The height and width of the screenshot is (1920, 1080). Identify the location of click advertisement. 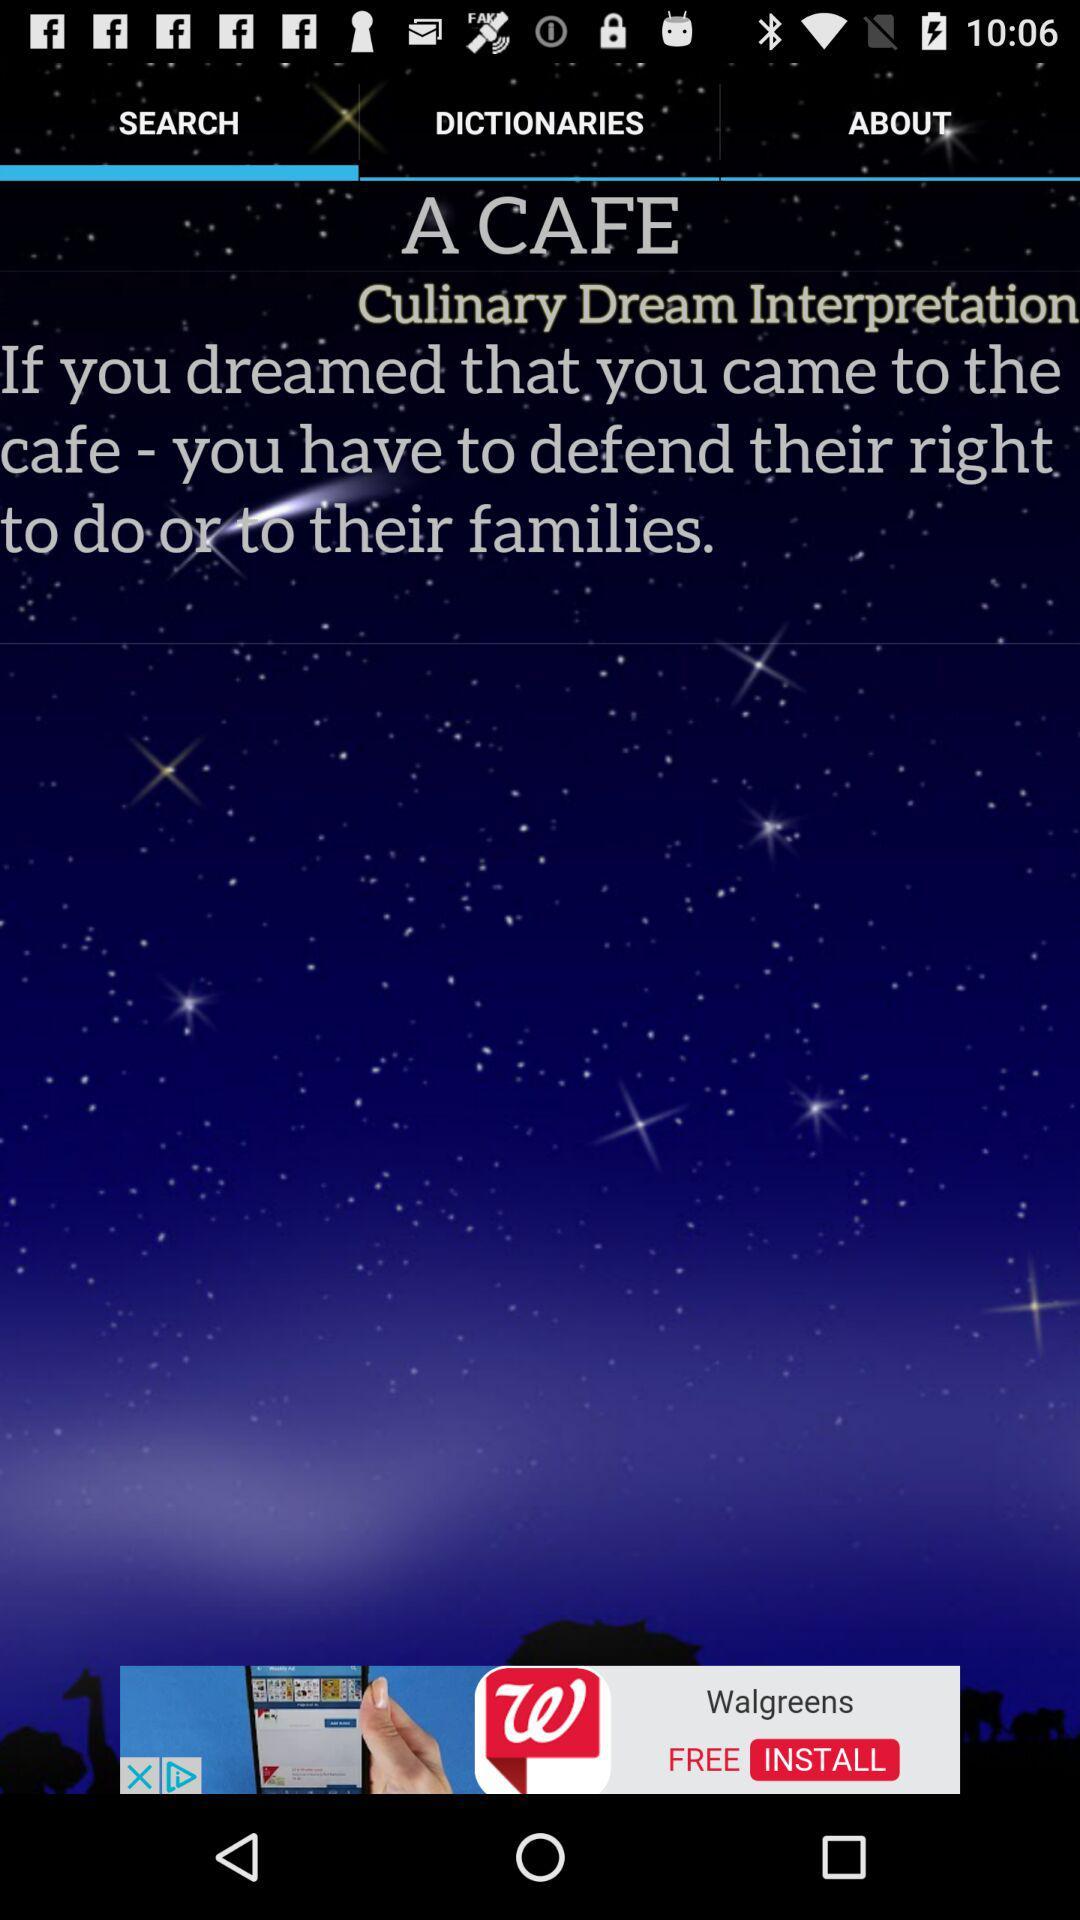
(540, 1727).